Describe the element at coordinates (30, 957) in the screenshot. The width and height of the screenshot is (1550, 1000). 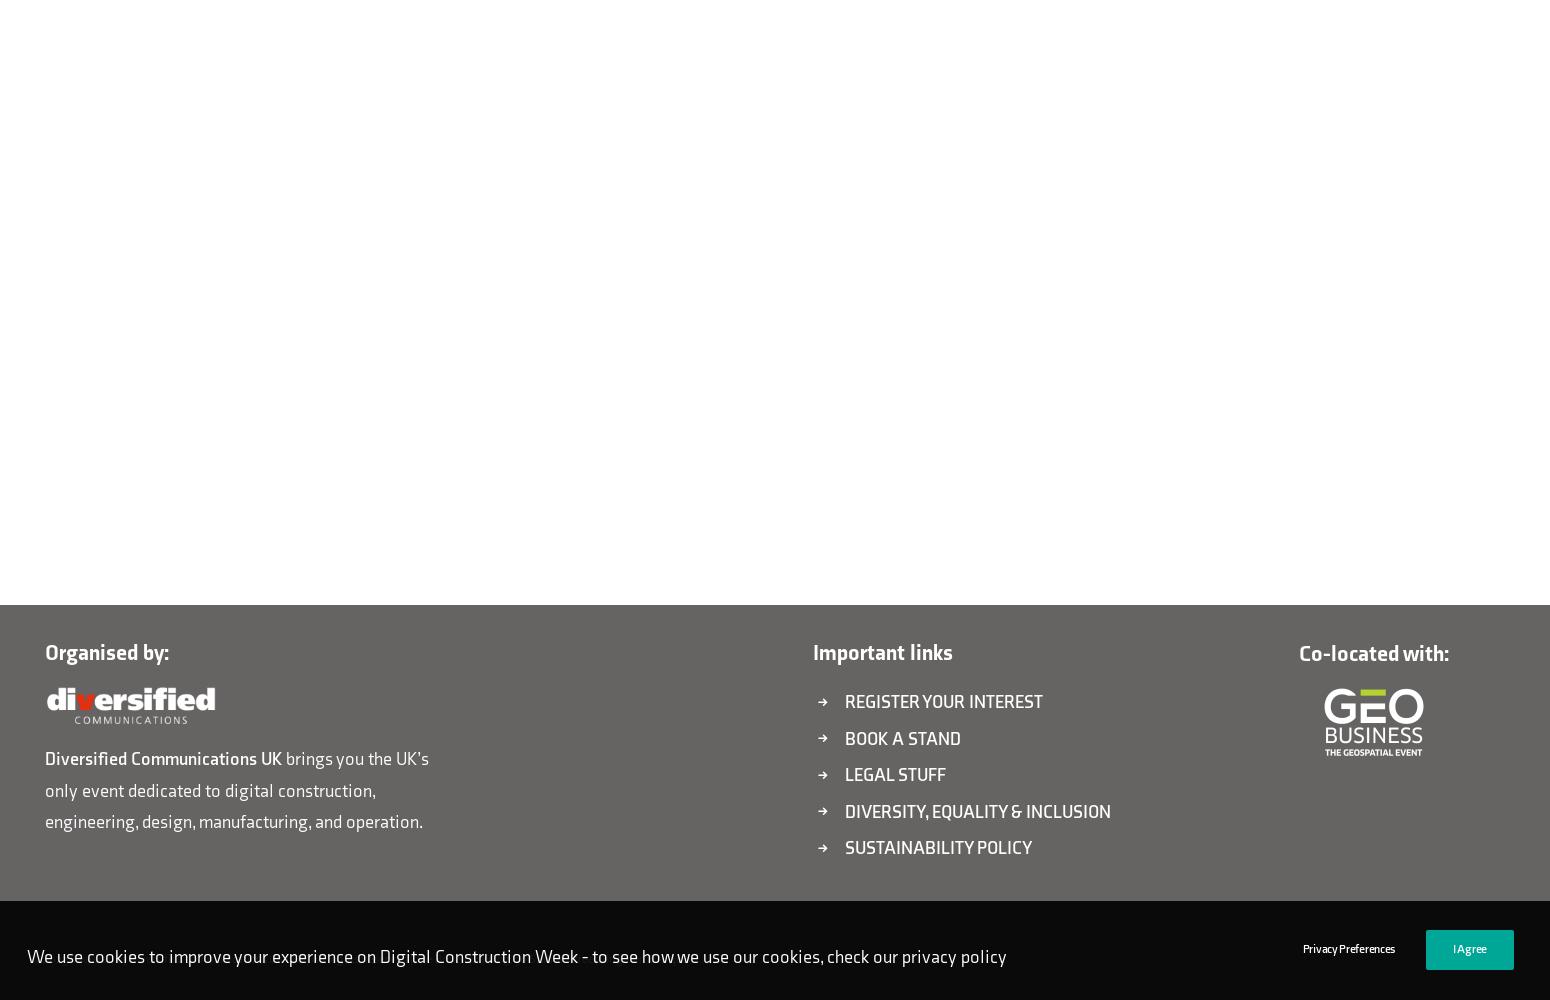
I see `'© 2023 Powered by Diversified Communications UK LTD | All Rights Reserved | The Brinell Building, 30 Station Street, Brighton. BN1 4RB'` at that location.